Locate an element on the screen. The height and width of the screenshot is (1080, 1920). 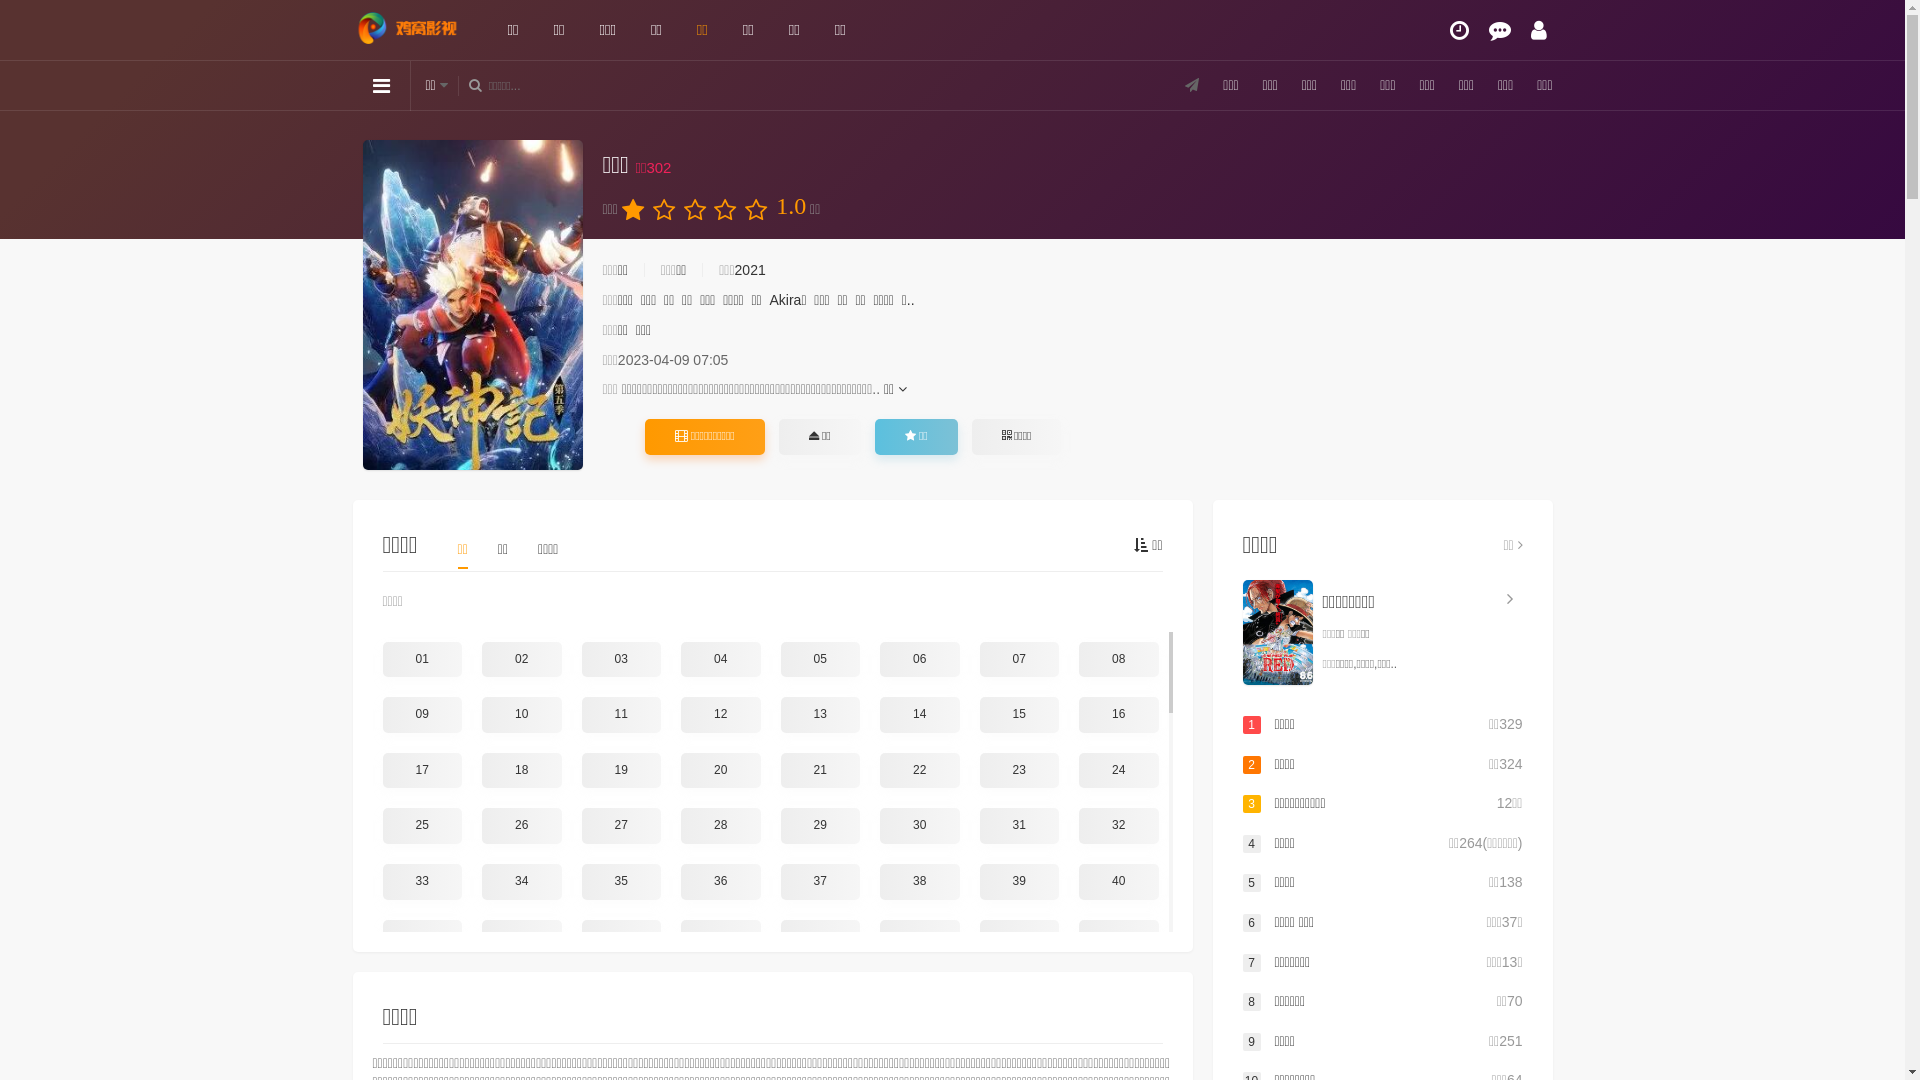
'24' is located at coordinates (1078, 770).